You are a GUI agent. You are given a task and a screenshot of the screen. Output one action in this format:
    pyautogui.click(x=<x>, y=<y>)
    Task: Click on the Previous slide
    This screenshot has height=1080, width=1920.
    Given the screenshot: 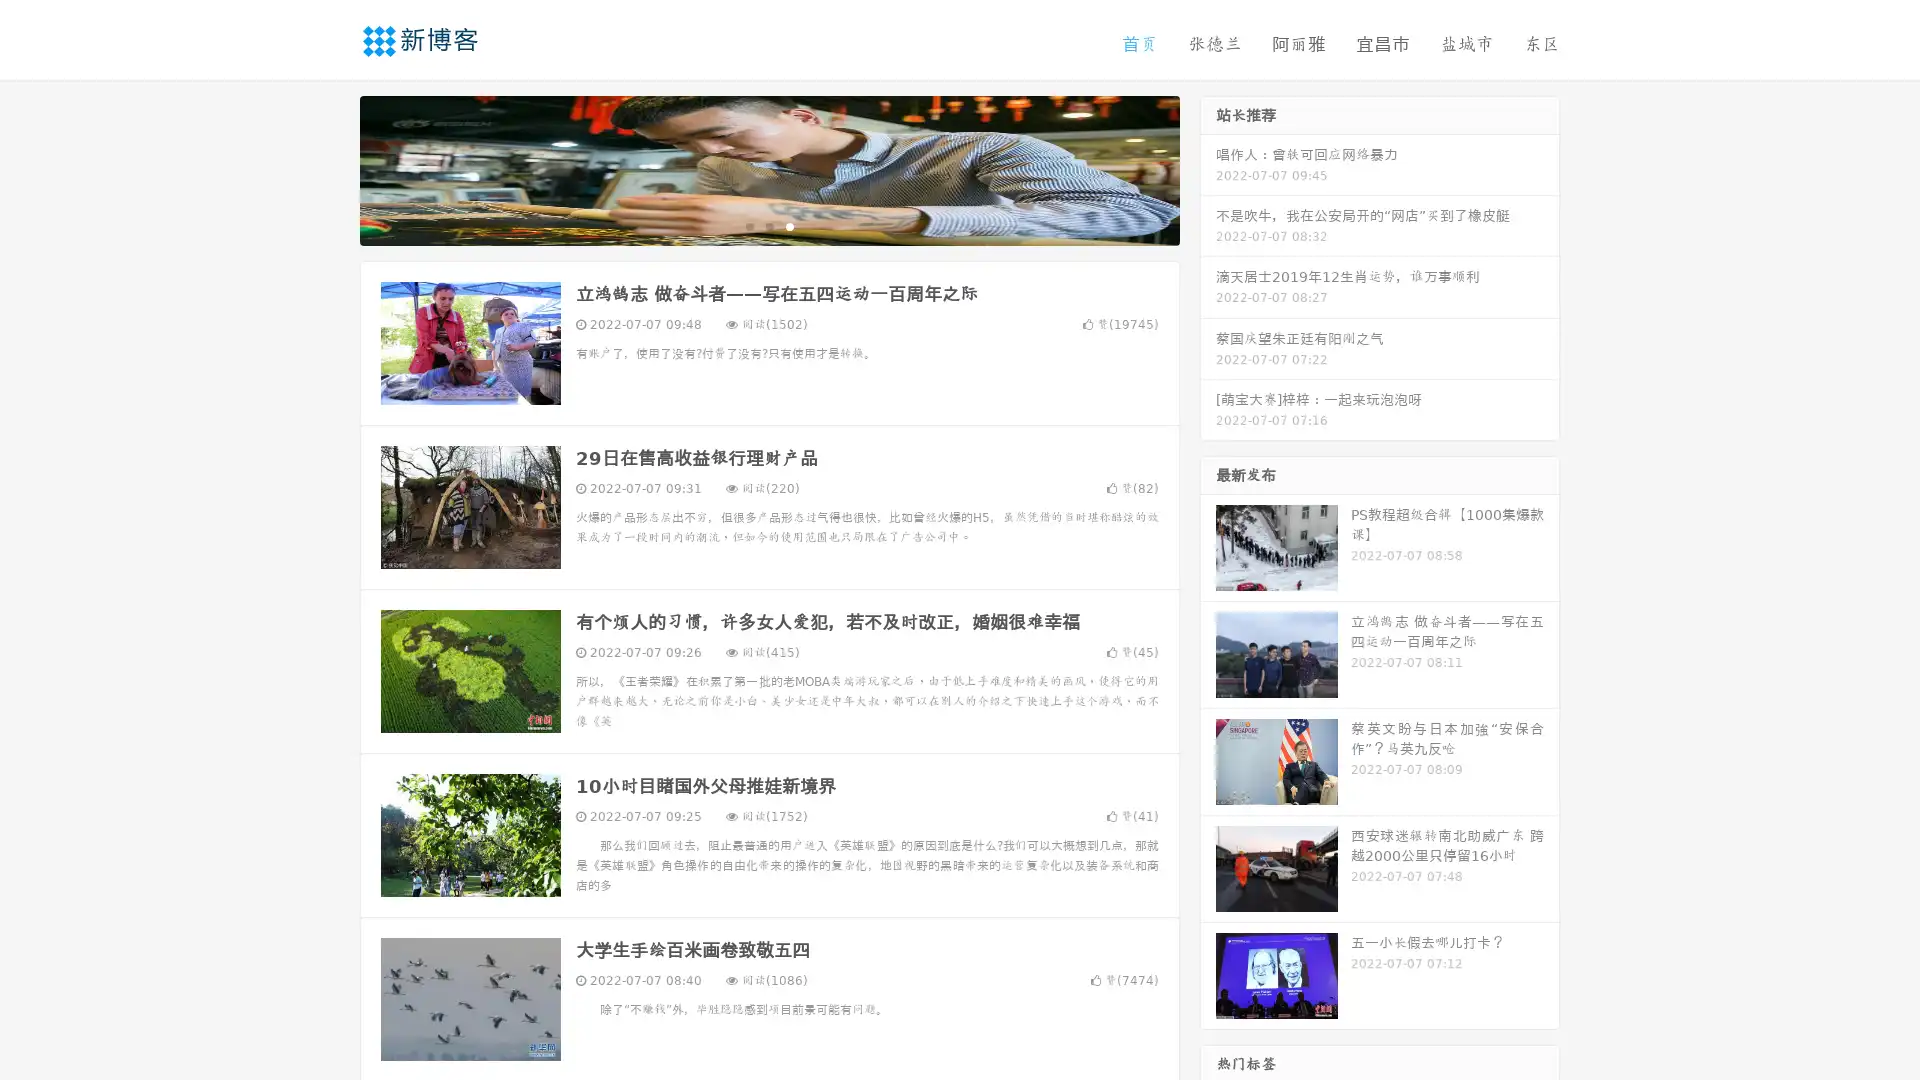 What is the action you would take?
    pyautogui.click(x=330, y=168)
    